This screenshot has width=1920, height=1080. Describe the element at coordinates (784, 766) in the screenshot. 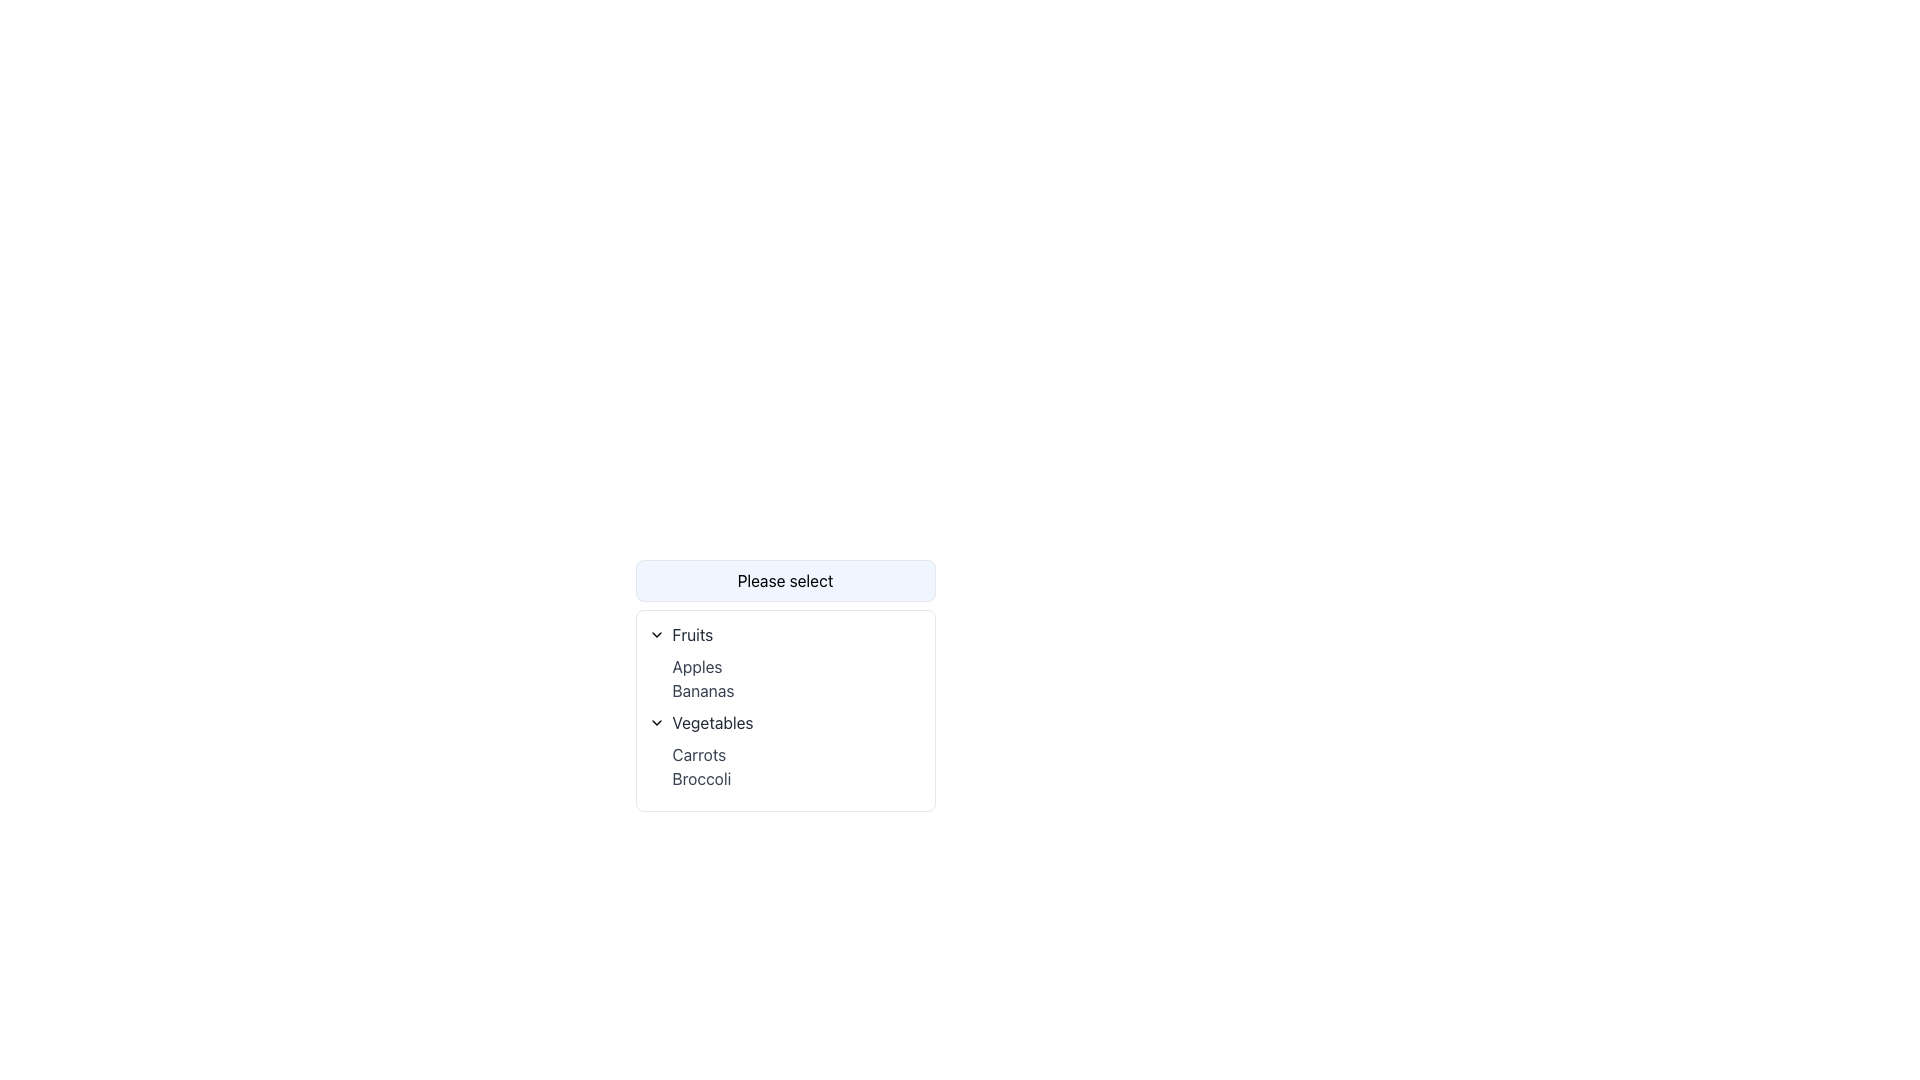

I see `the dropdown list item` at that location.